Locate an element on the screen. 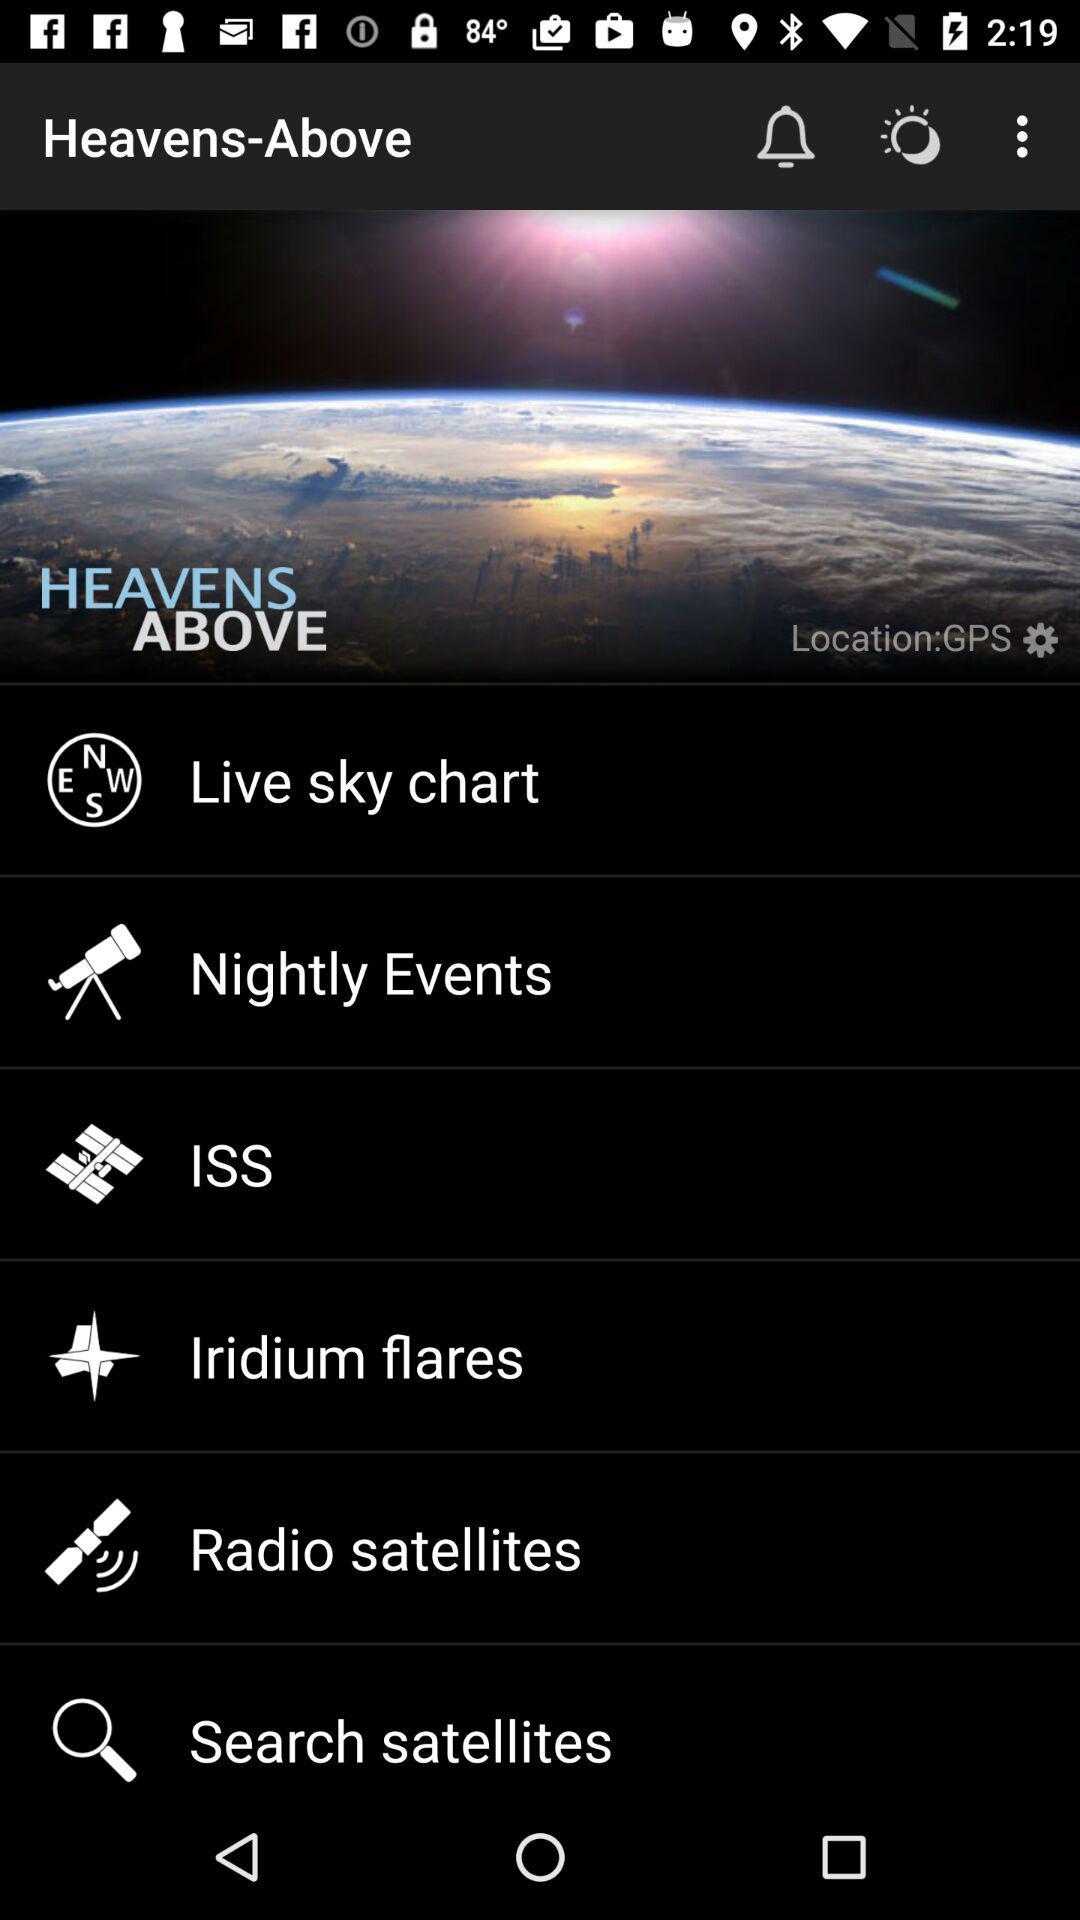 The height and width of the screenshot is (1920, 1080). the item to the right of the heavens-above app is located at coordinates (785, 135).